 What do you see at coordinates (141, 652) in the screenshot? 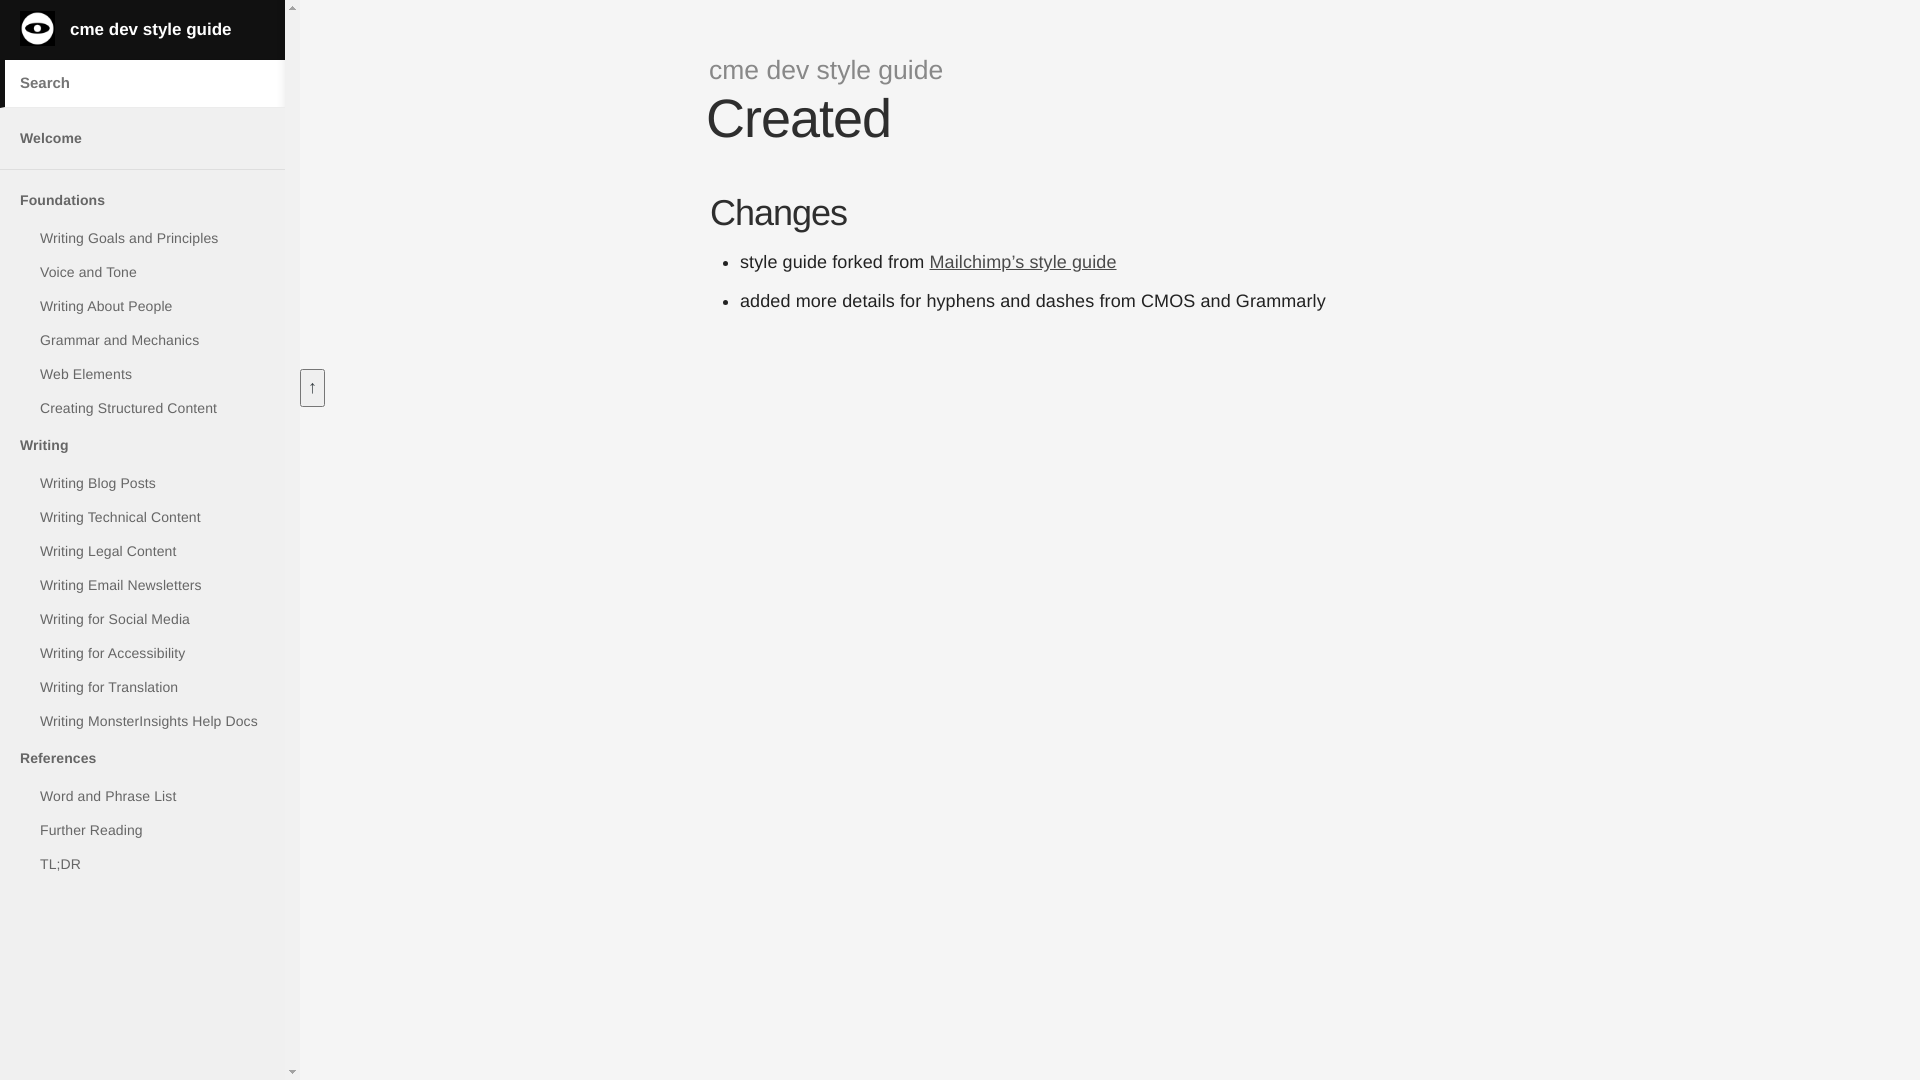
I see `'Writing for Accessibility'` at bounding box center [141, 652].